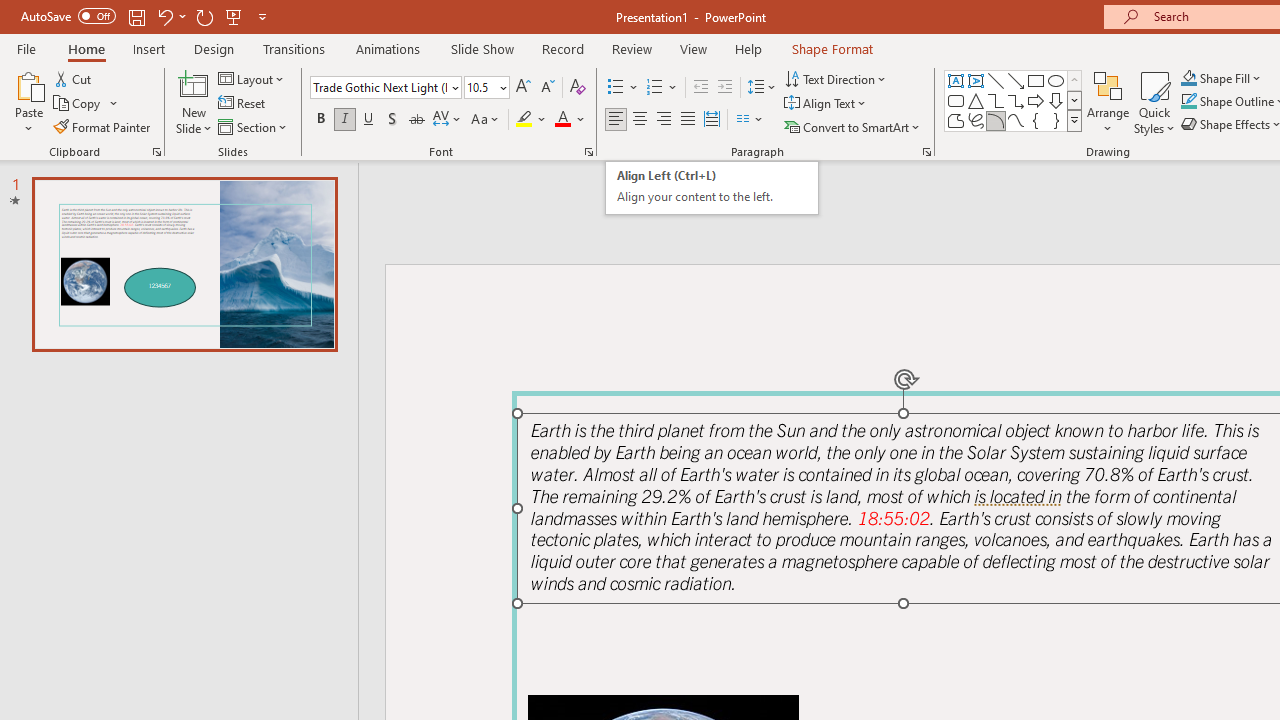 The height and width of the screenshot is (720, 1280). What do you see at coordinates (1189, 77) in the screenshot?
I see `'Shape Fill Aqua, Accent 2'` at bounding box center [1189, 77].